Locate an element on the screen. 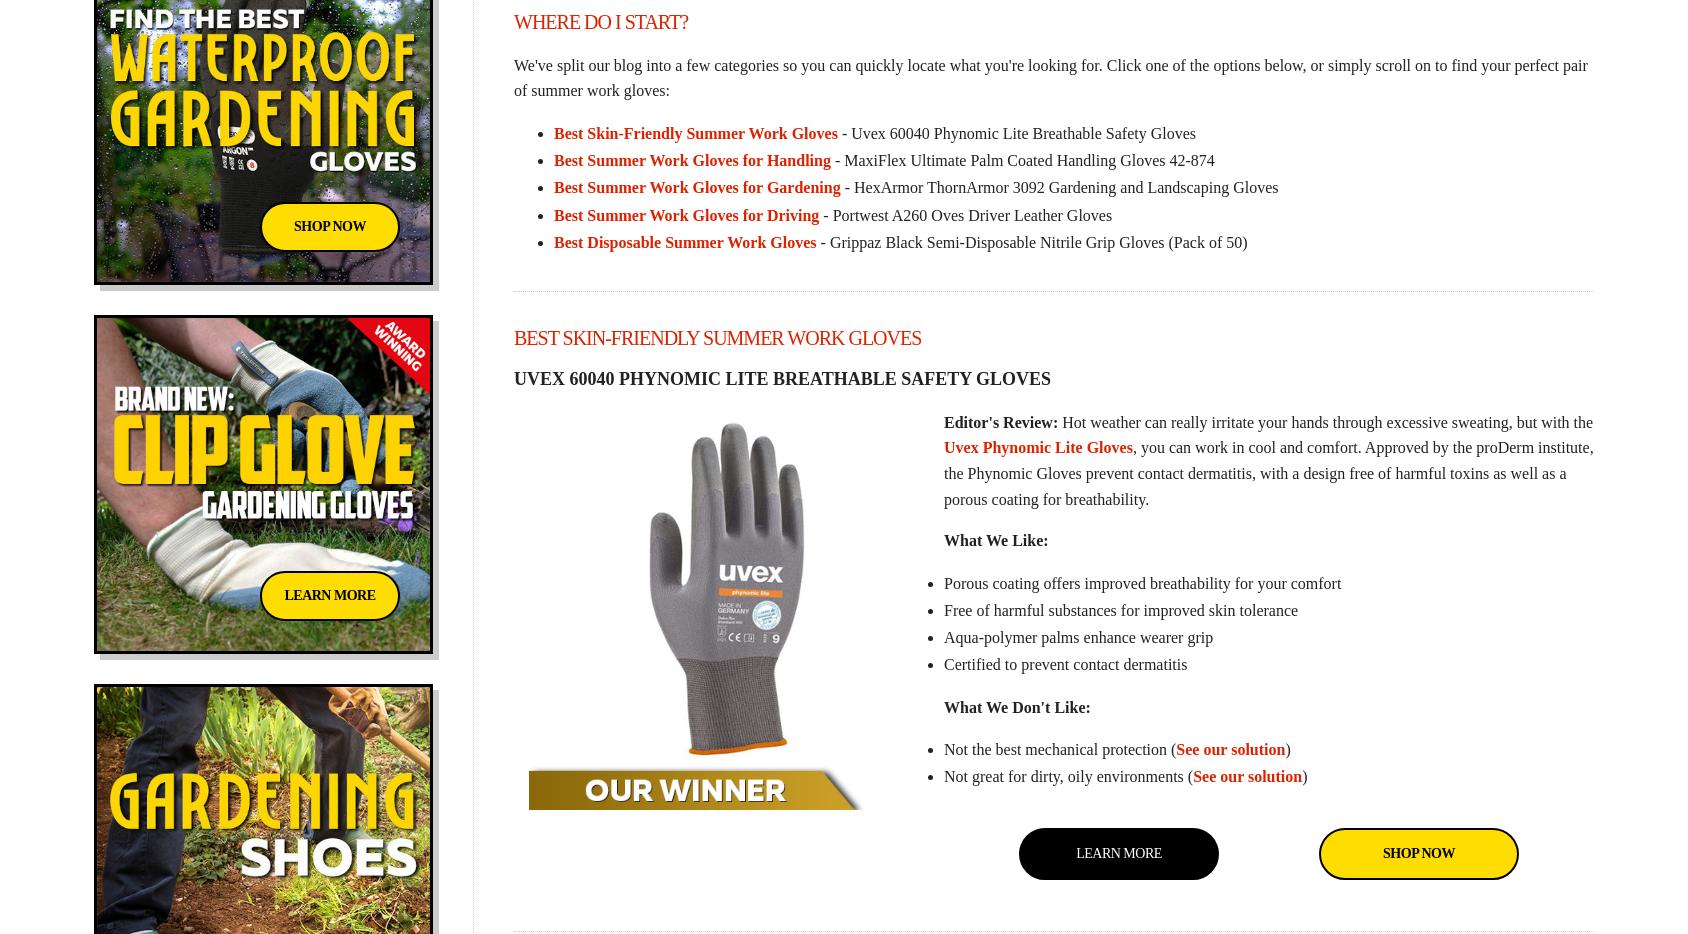 The width and height of the screenshot is (1688, 934). 'Best Summer Work Gloves for Driving' is located at coordinates (685, 213).